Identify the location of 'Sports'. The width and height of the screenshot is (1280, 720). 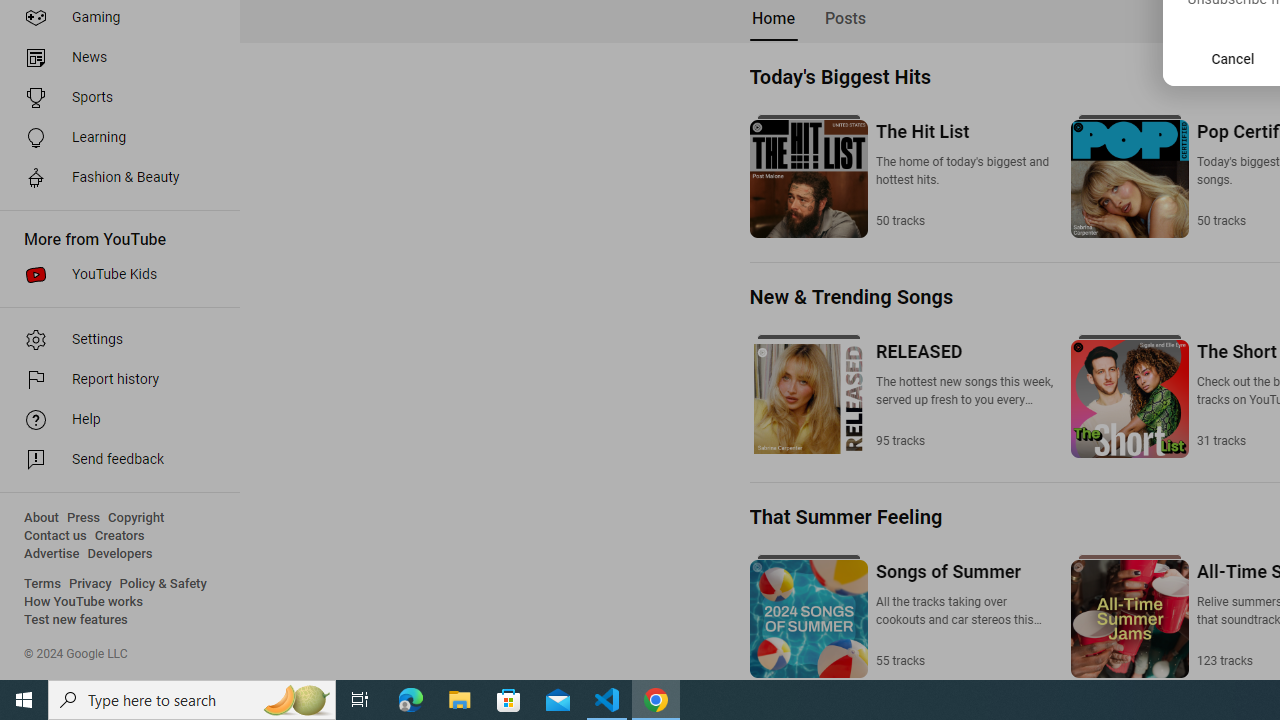
(112, 97).